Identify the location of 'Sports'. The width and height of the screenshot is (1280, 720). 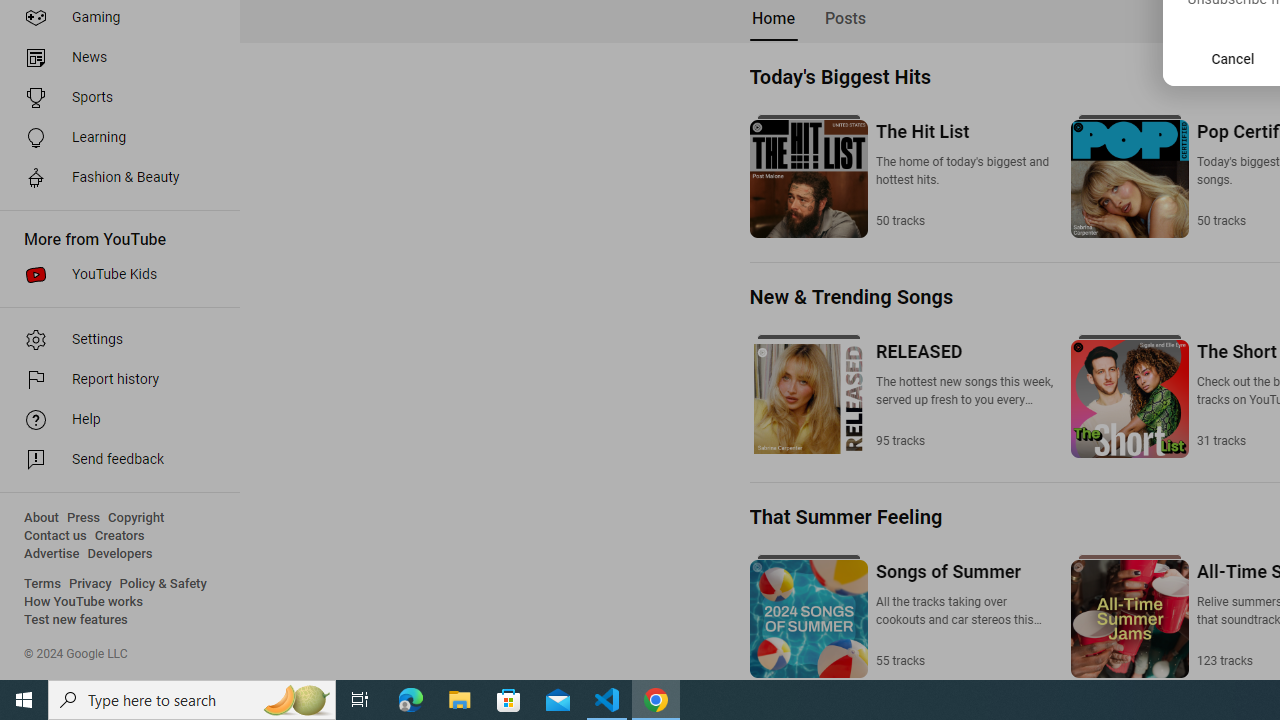
(112, 97).